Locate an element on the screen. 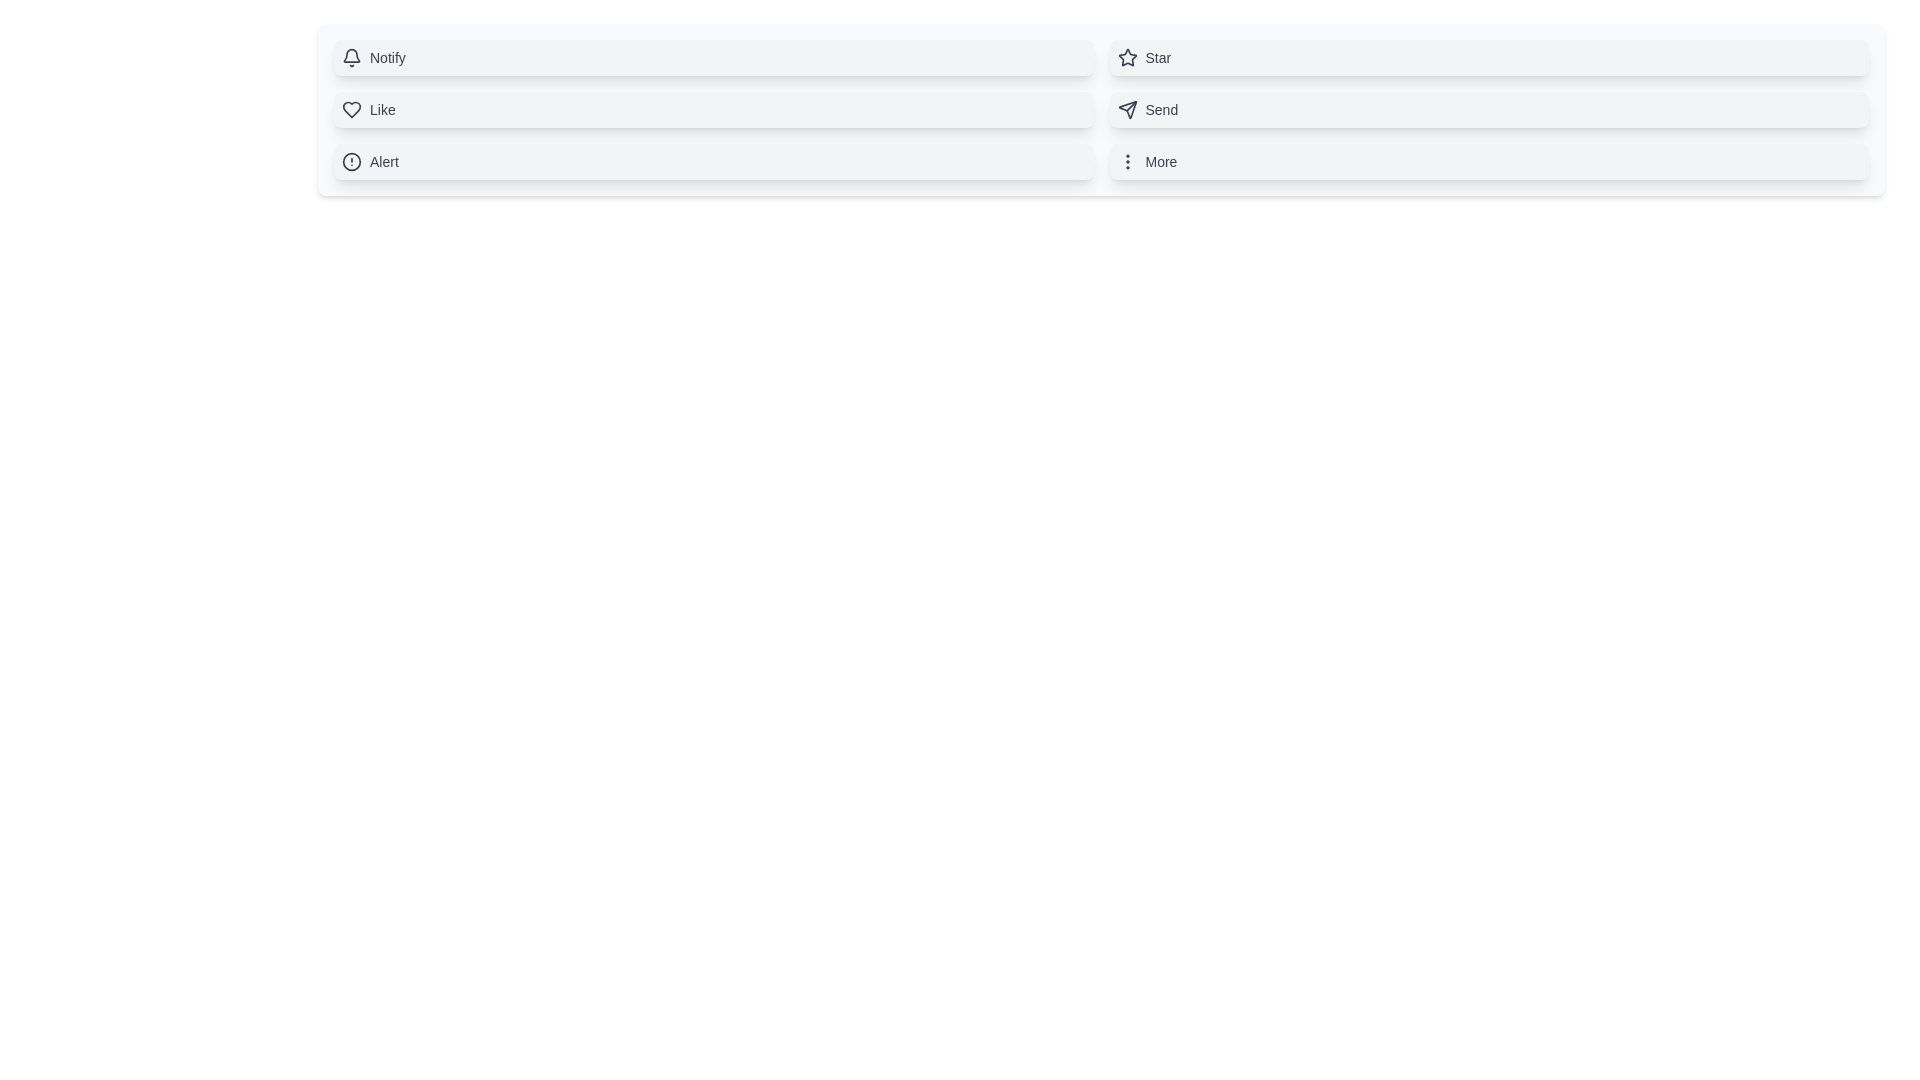  the Icon (SVG Ellipsis) located to the left of the text 'More' within the 'More' button at the bottom-right corner of the layout section is located at coordinates (1127, 161).